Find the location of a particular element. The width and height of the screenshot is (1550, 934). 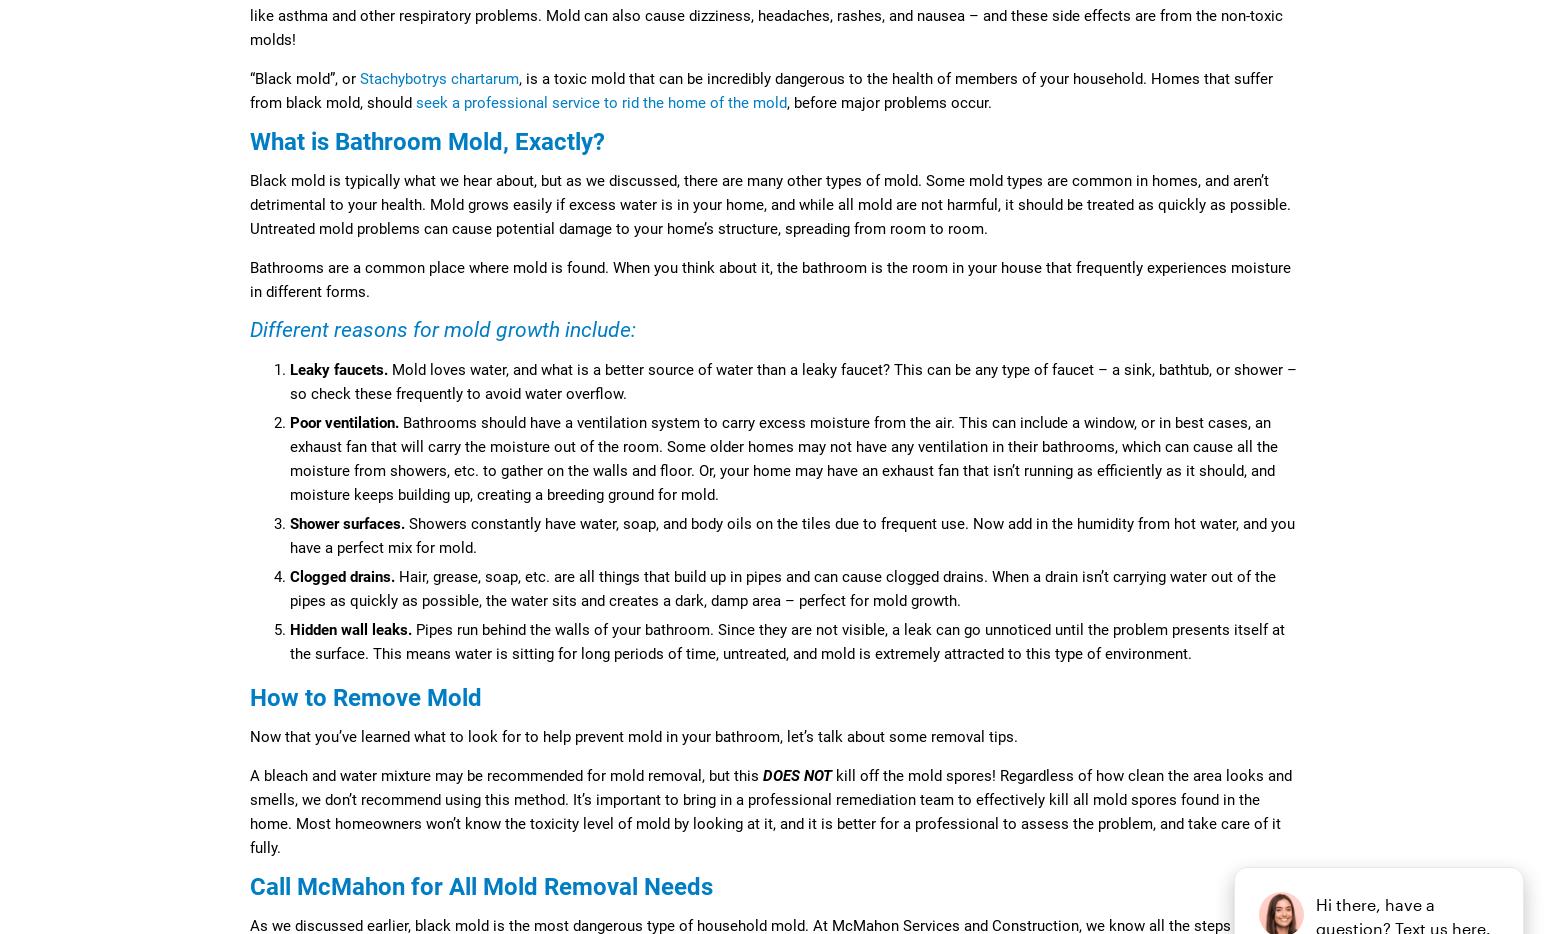

'Hair, grease, soap, etc. are all things that build up in pipes and can cause clogged drains. When a drain isn’t carrying water out of the pipes as quickly as possible, the water sits and creates a dark, damp area – perfect for mold growth.' is located at coordinates (290, 587).